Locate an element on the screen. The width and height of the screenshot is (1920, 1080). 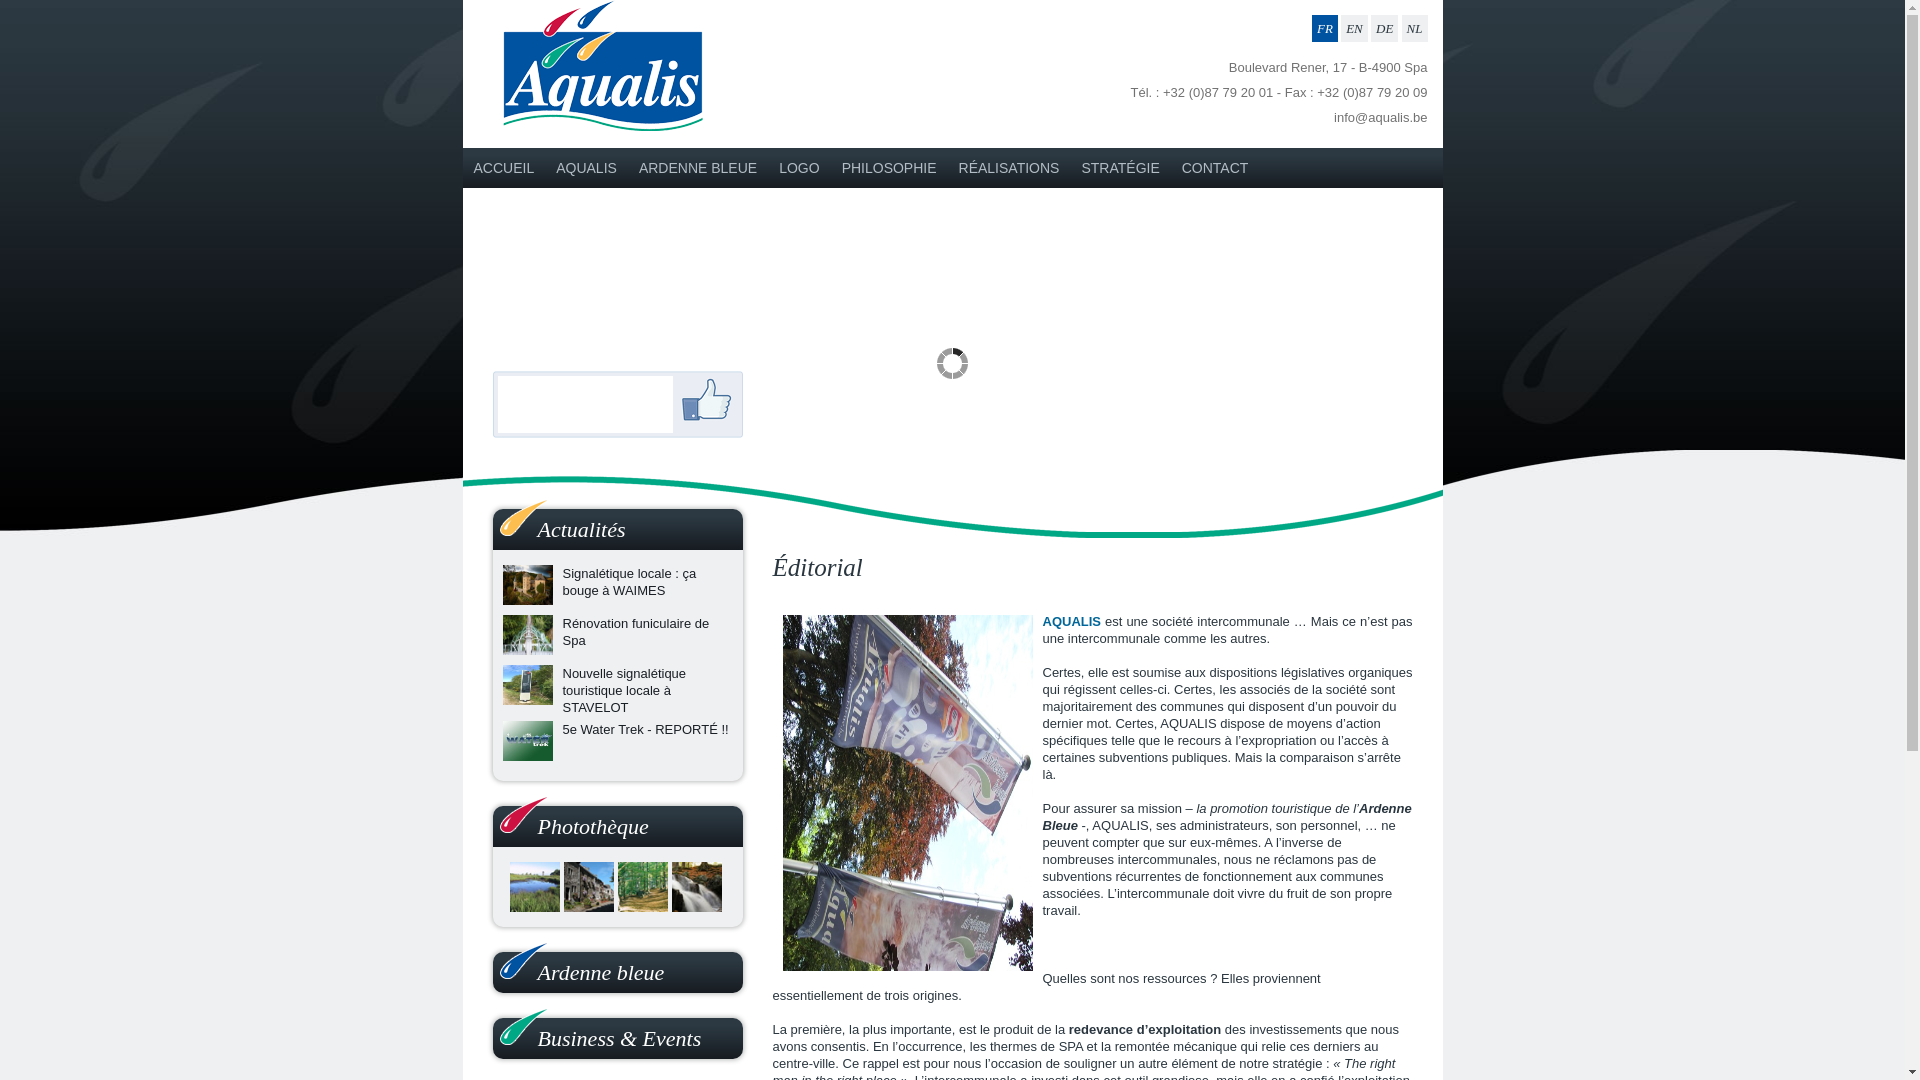
'EN' is located at coordinates (1354, 28).